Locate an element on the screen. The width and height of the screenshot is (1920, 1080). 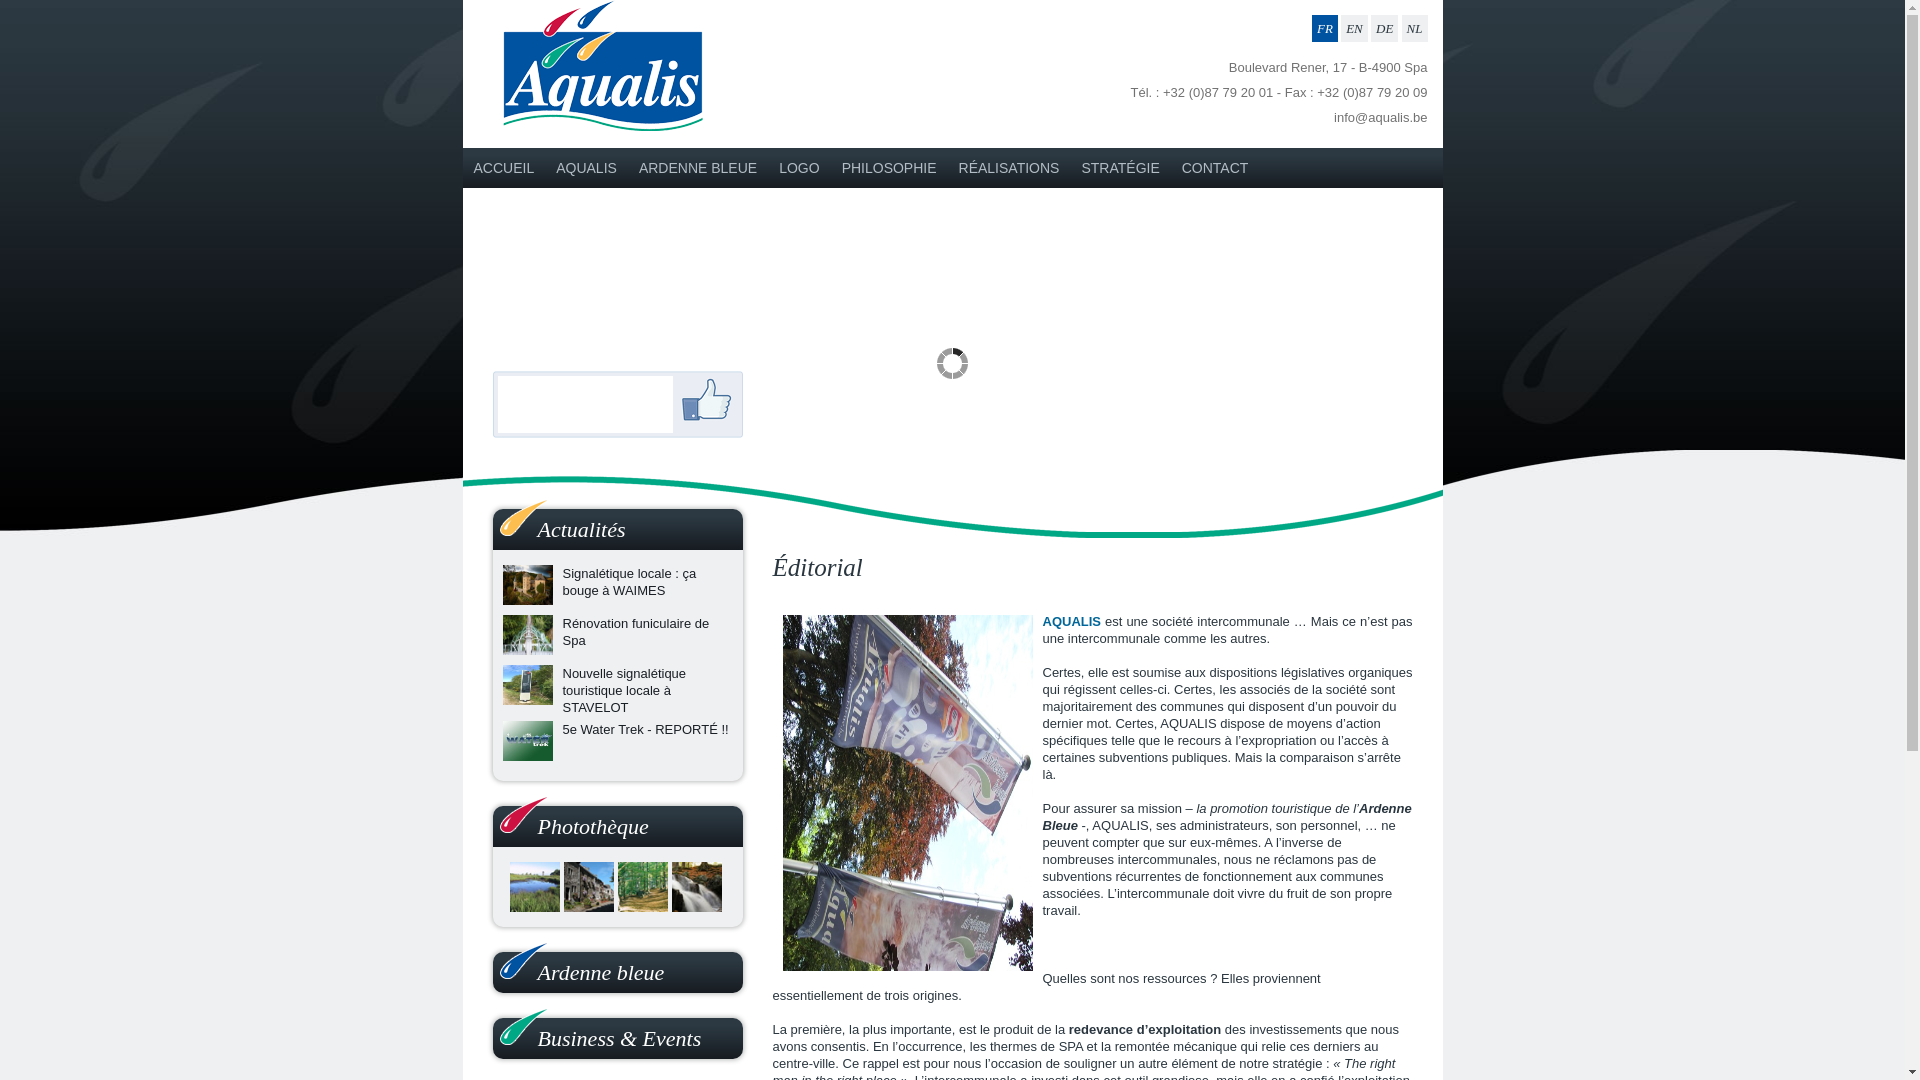
'EN' is located at coordinates (1354, 28).